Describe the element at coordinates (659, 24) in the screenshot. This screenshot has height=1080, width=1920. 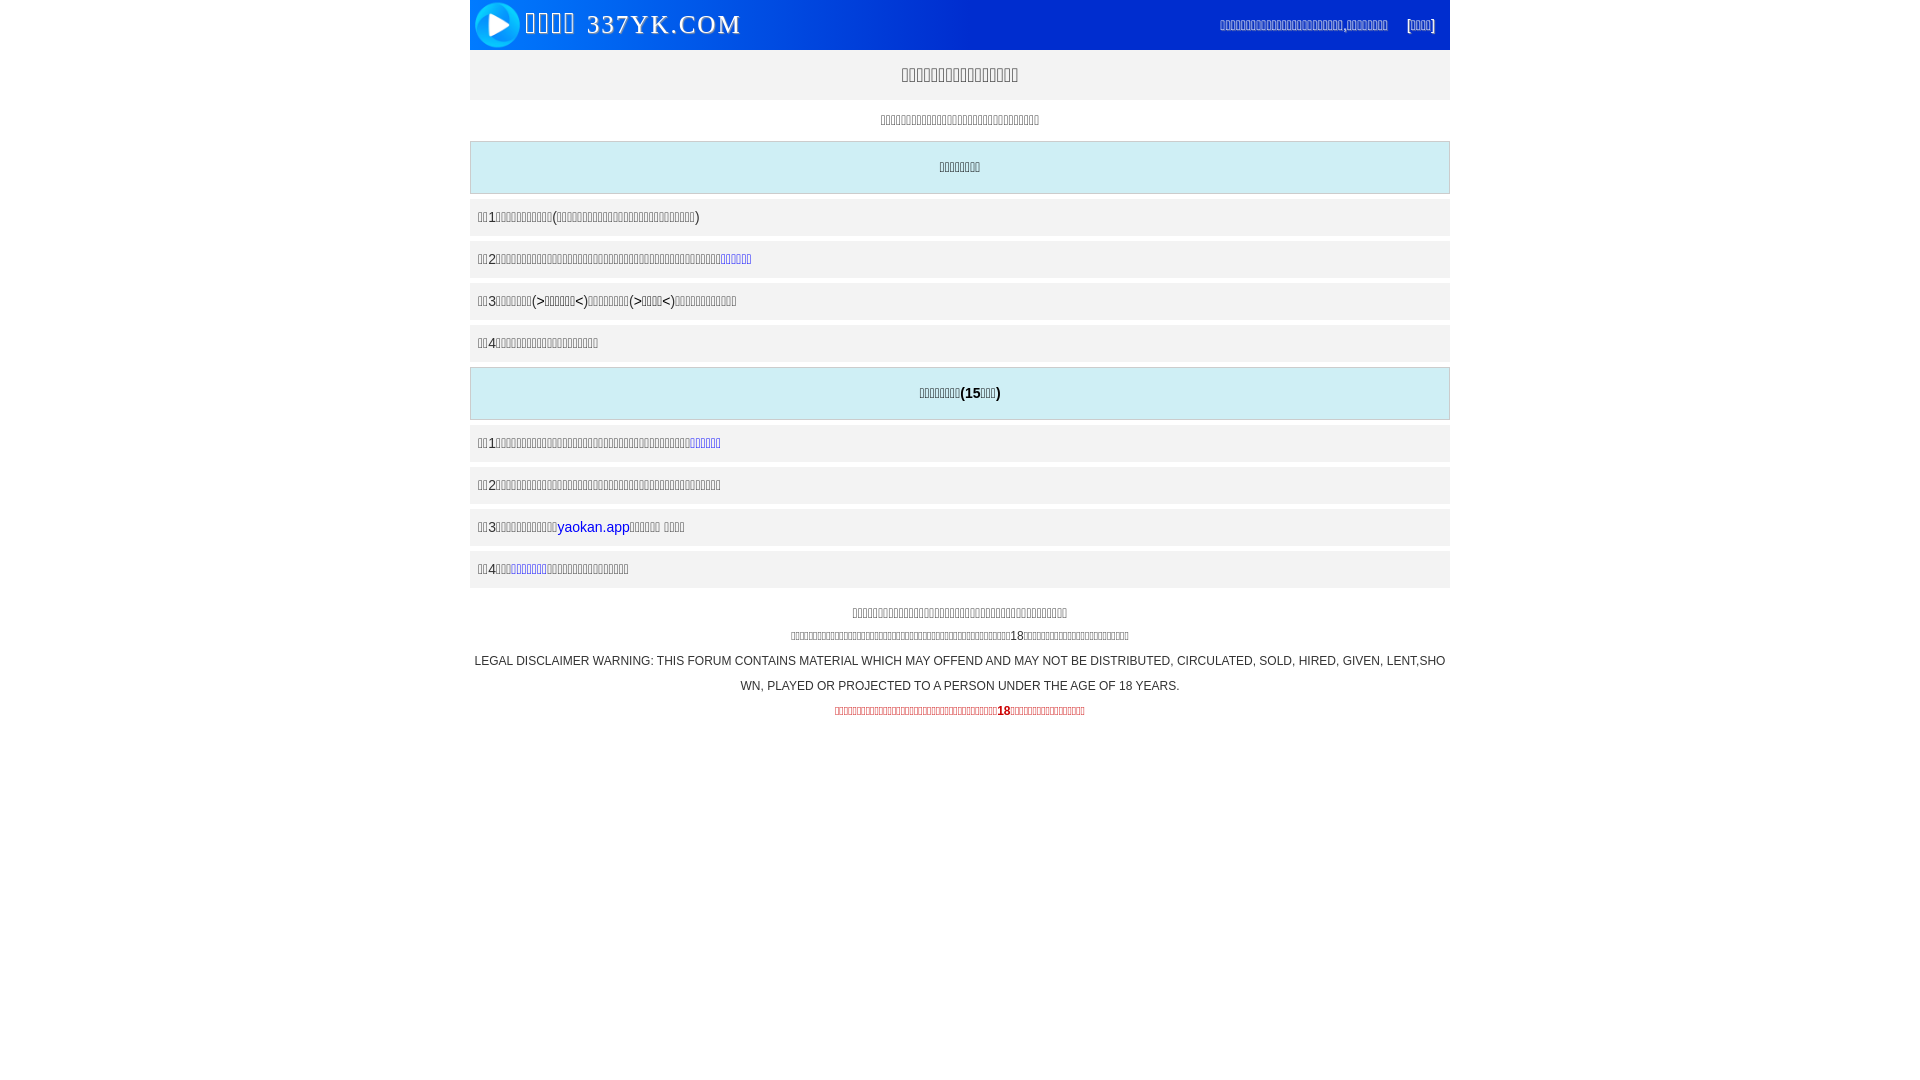
I see `'337YK.COM'` at that location.